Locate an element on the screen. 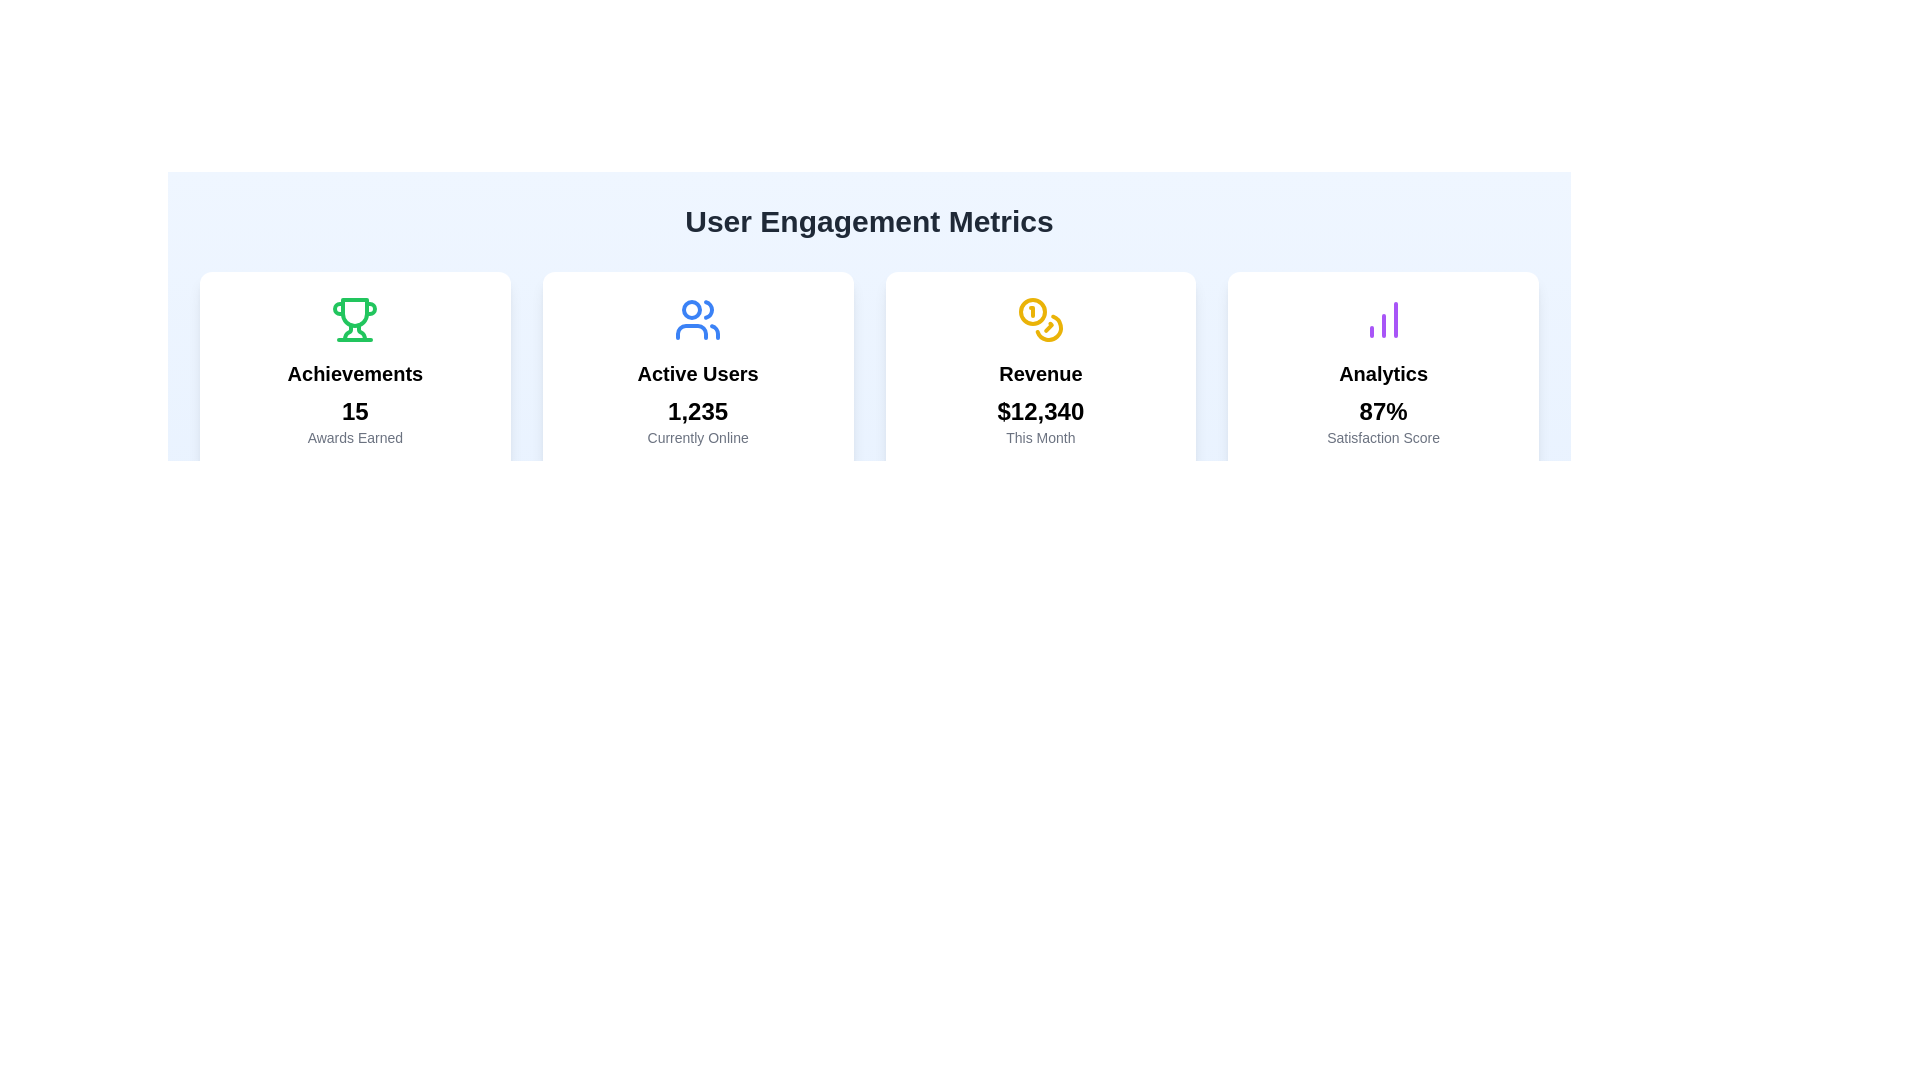  the label specifying 'Awards Earned', which is positioned below the number '15' in the 'Achievements' metric card is located at coordinates (355, 437).